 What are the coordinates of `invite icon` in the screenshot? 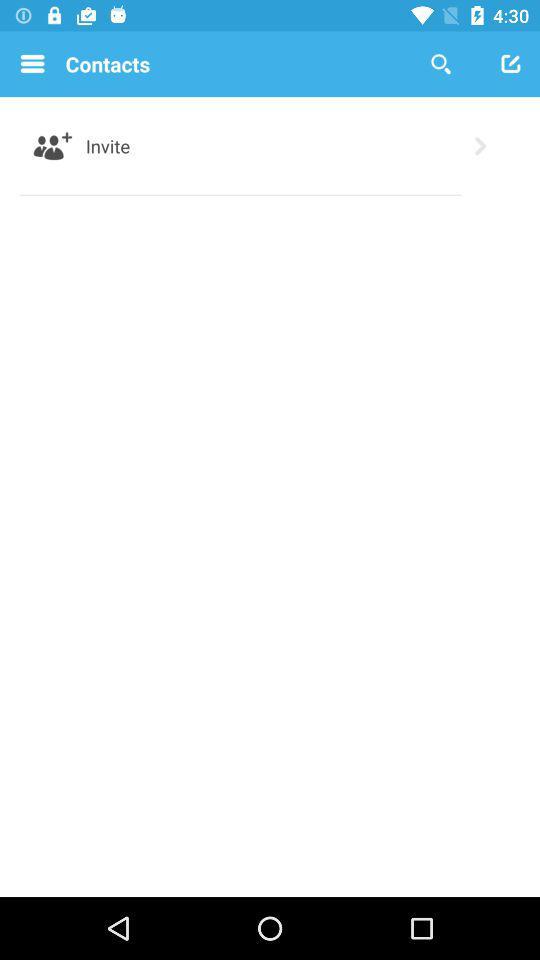 It's located at (108, 145).